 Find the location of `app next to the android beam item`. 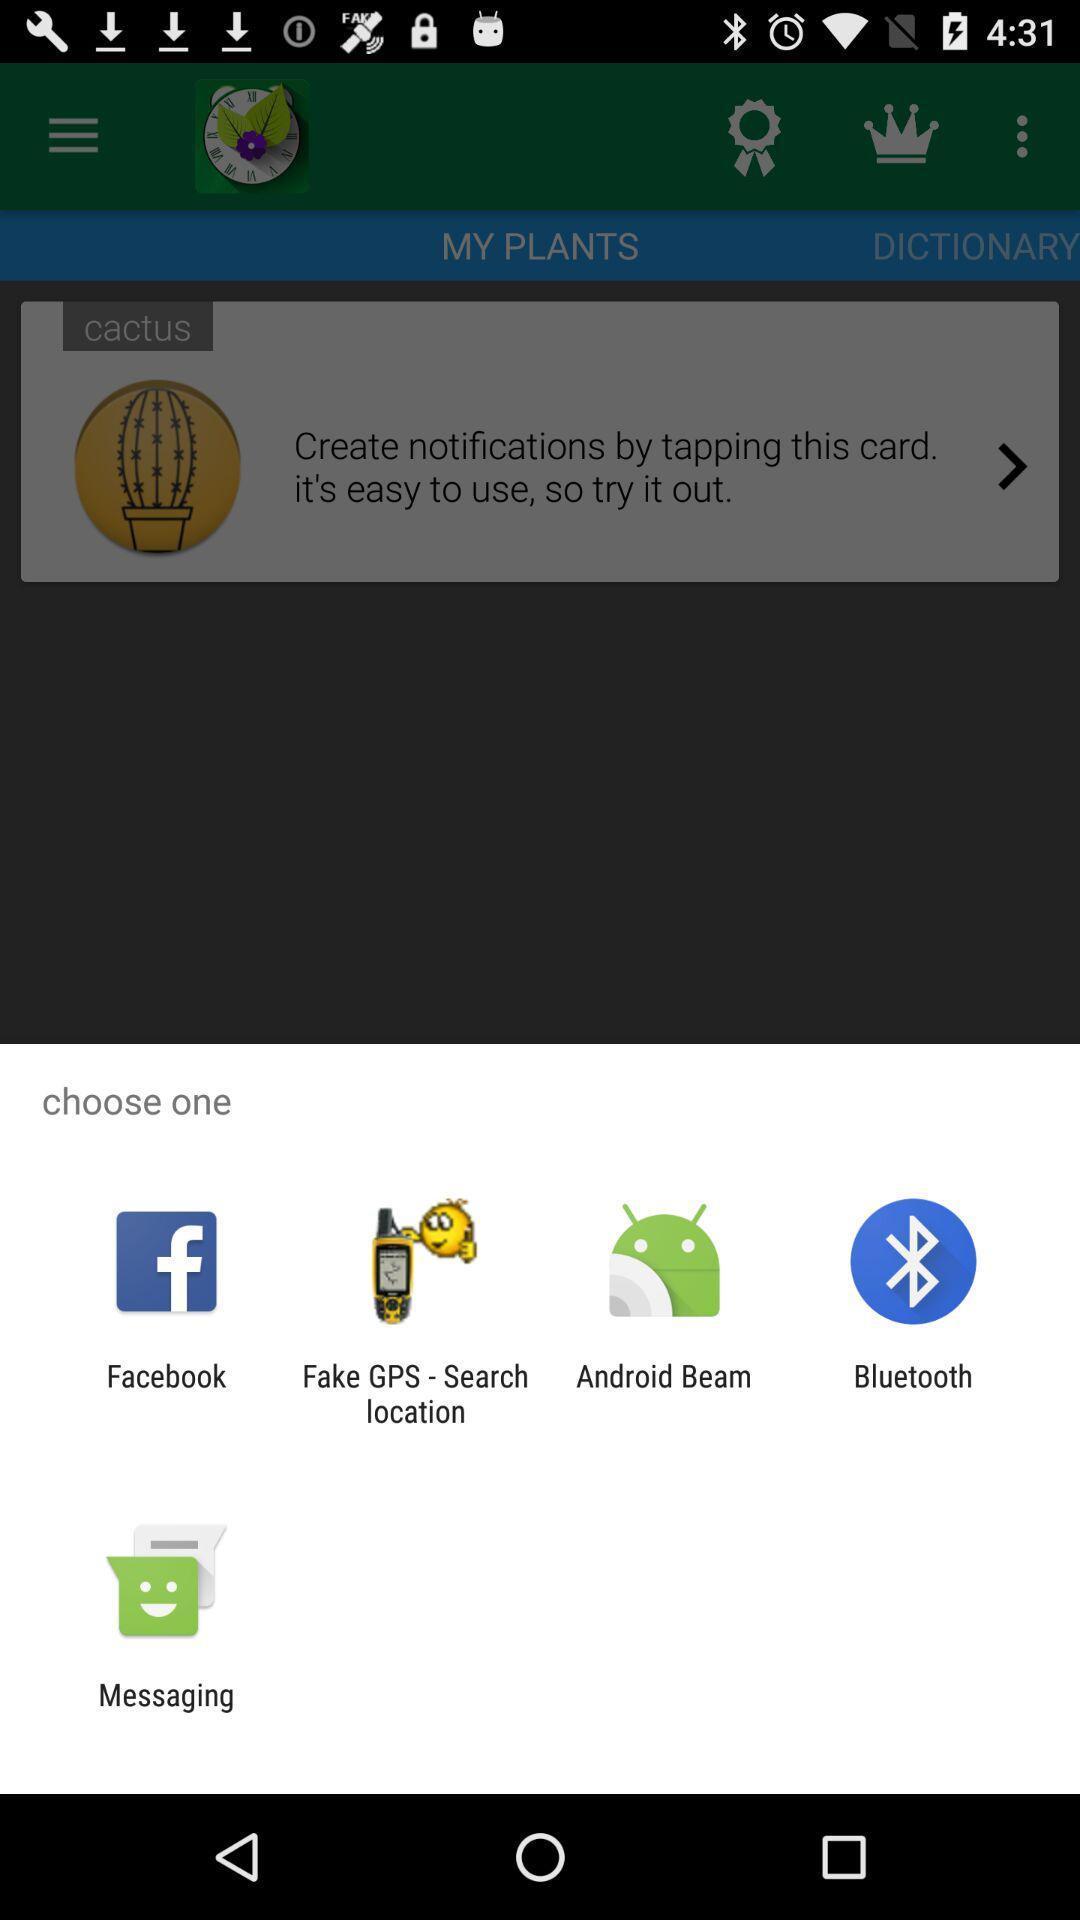

app next to the android beam item is located at coordinates (414, 1392).